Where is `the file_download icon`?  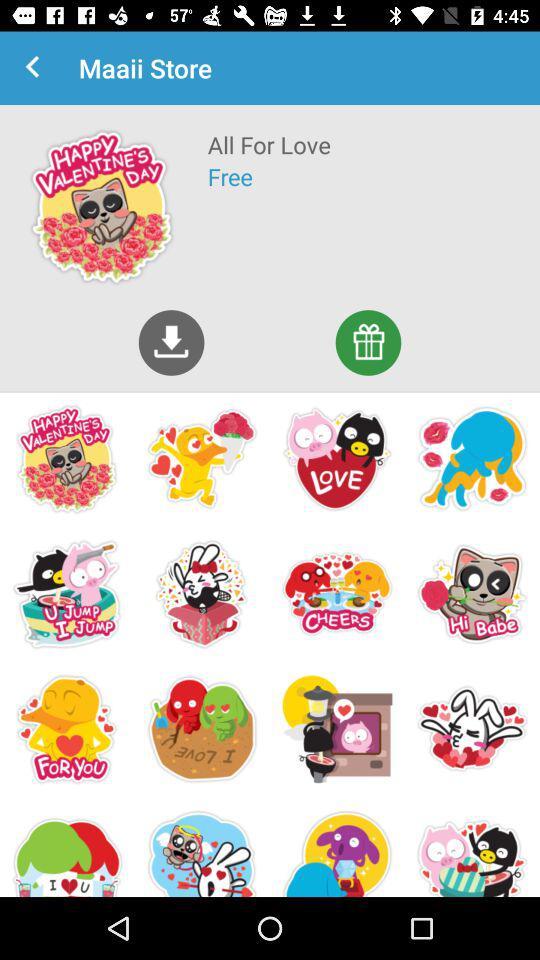
the file_download icon is located at coordinates (171, 342).